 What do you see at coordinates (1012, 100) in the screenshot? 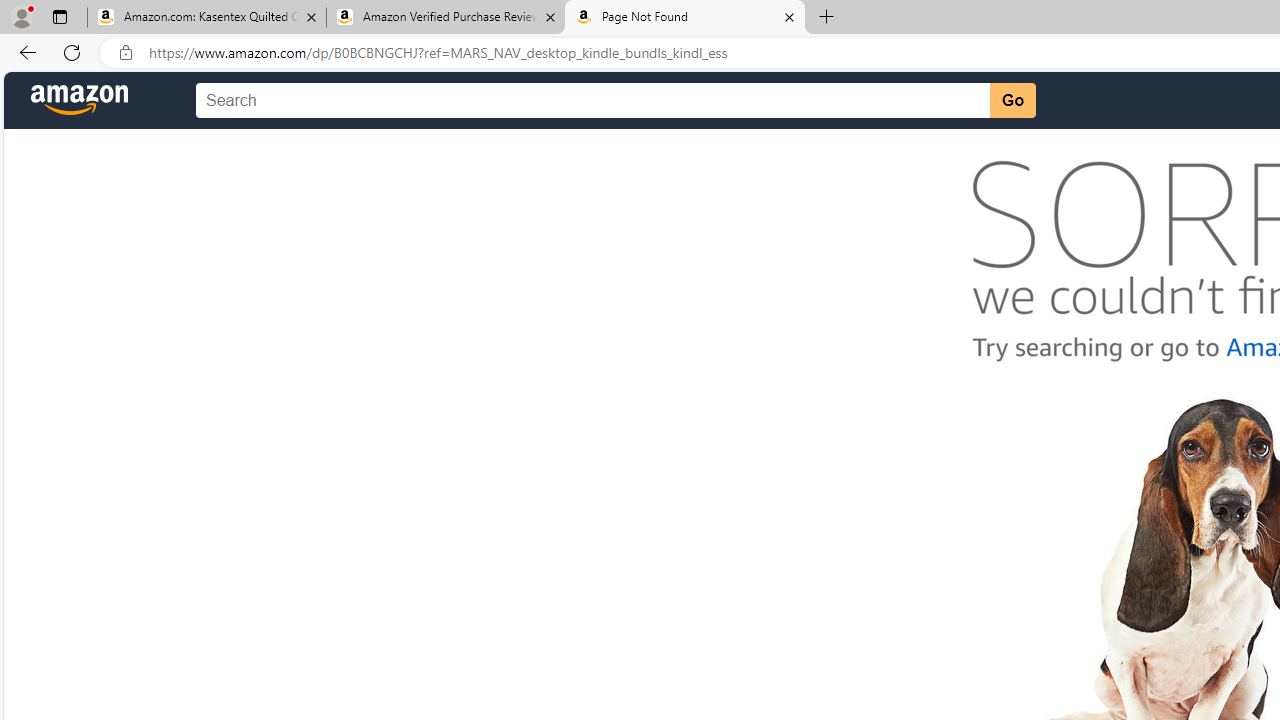
I see `'Go'` at bounding box center [1012, 100].